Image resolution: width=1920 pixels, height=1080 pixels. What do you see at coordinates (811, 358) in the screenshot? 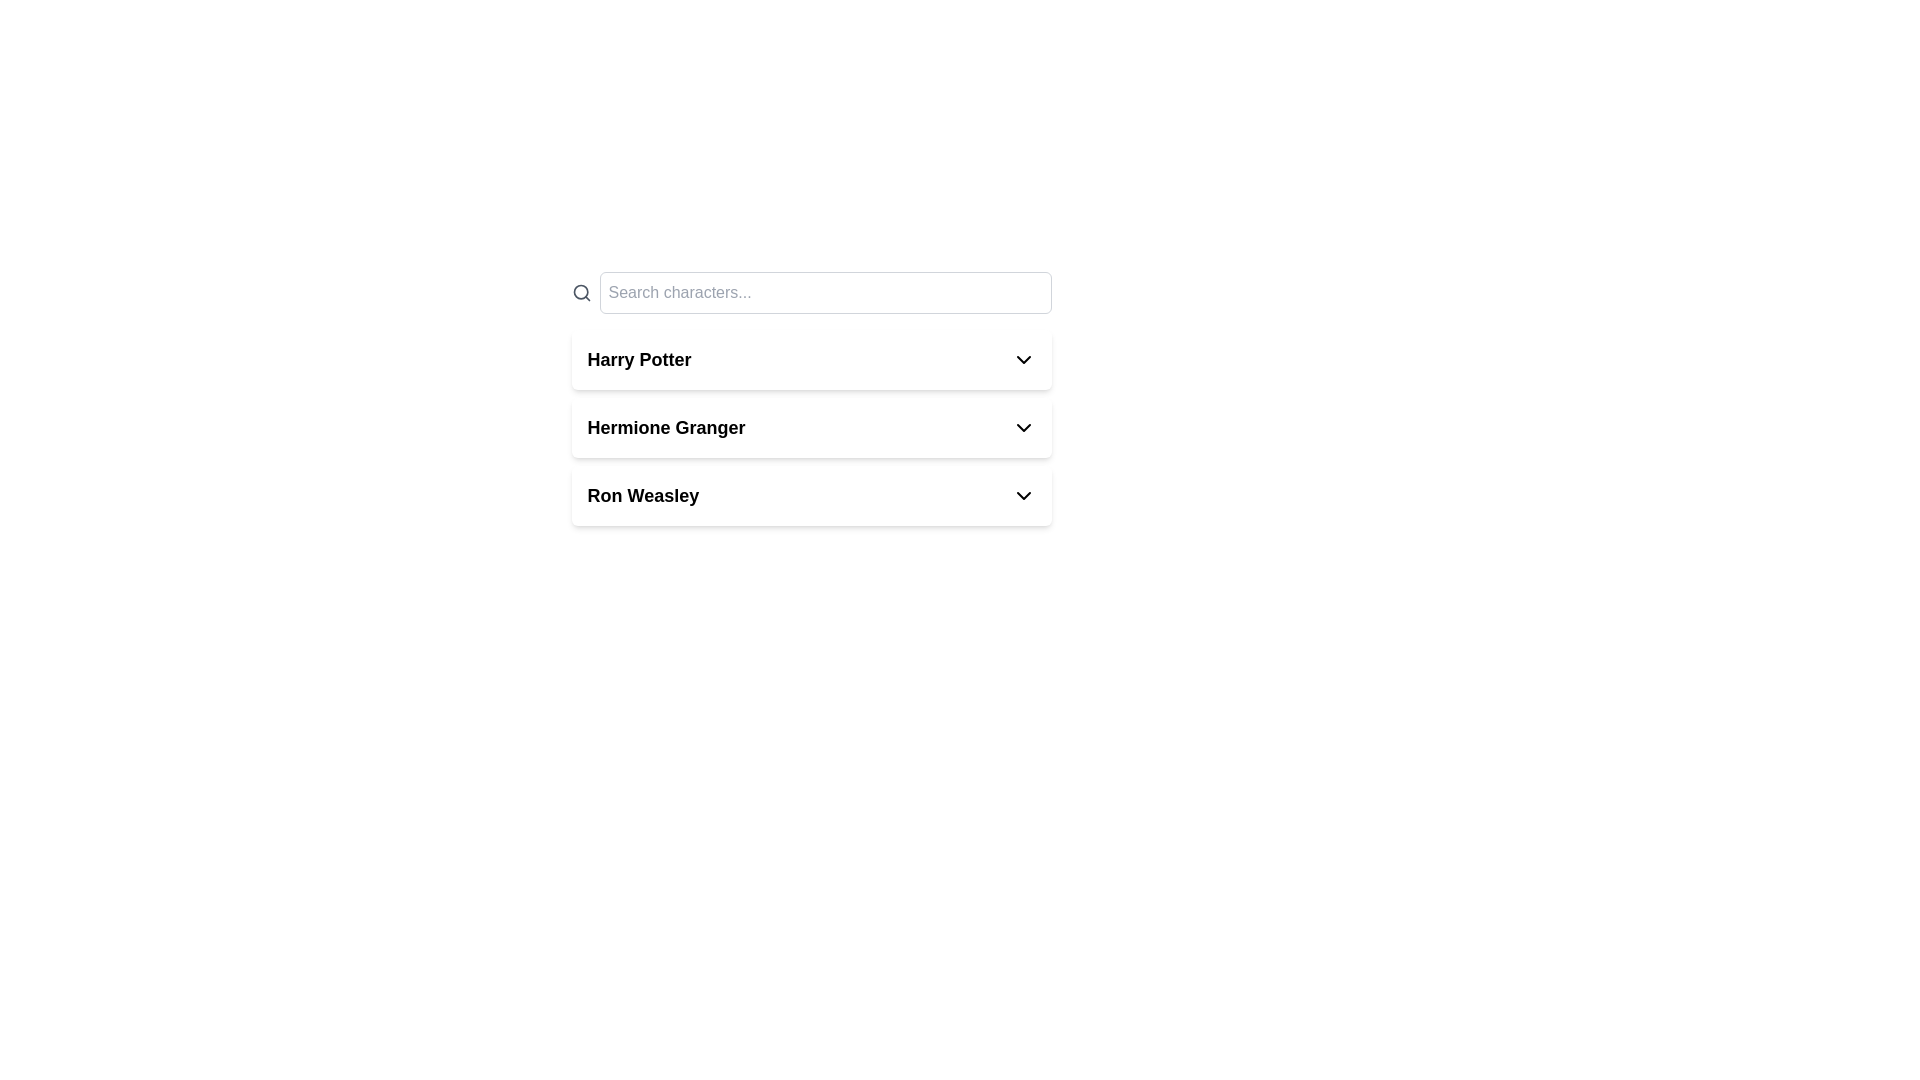
I see `the dropdown option for 'Harry Potter'` at bounding box center [811, 358].